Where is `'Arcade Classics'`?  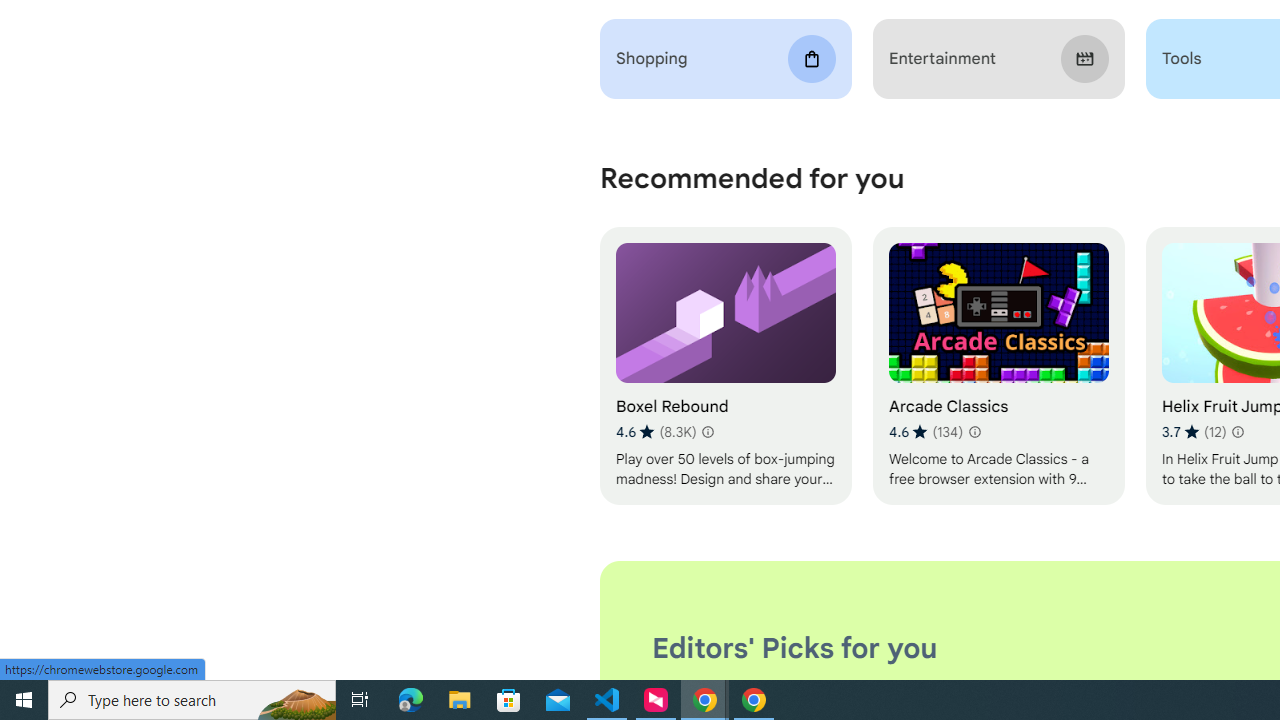 'Arcade Classics' is located at coordinates (998, 366).